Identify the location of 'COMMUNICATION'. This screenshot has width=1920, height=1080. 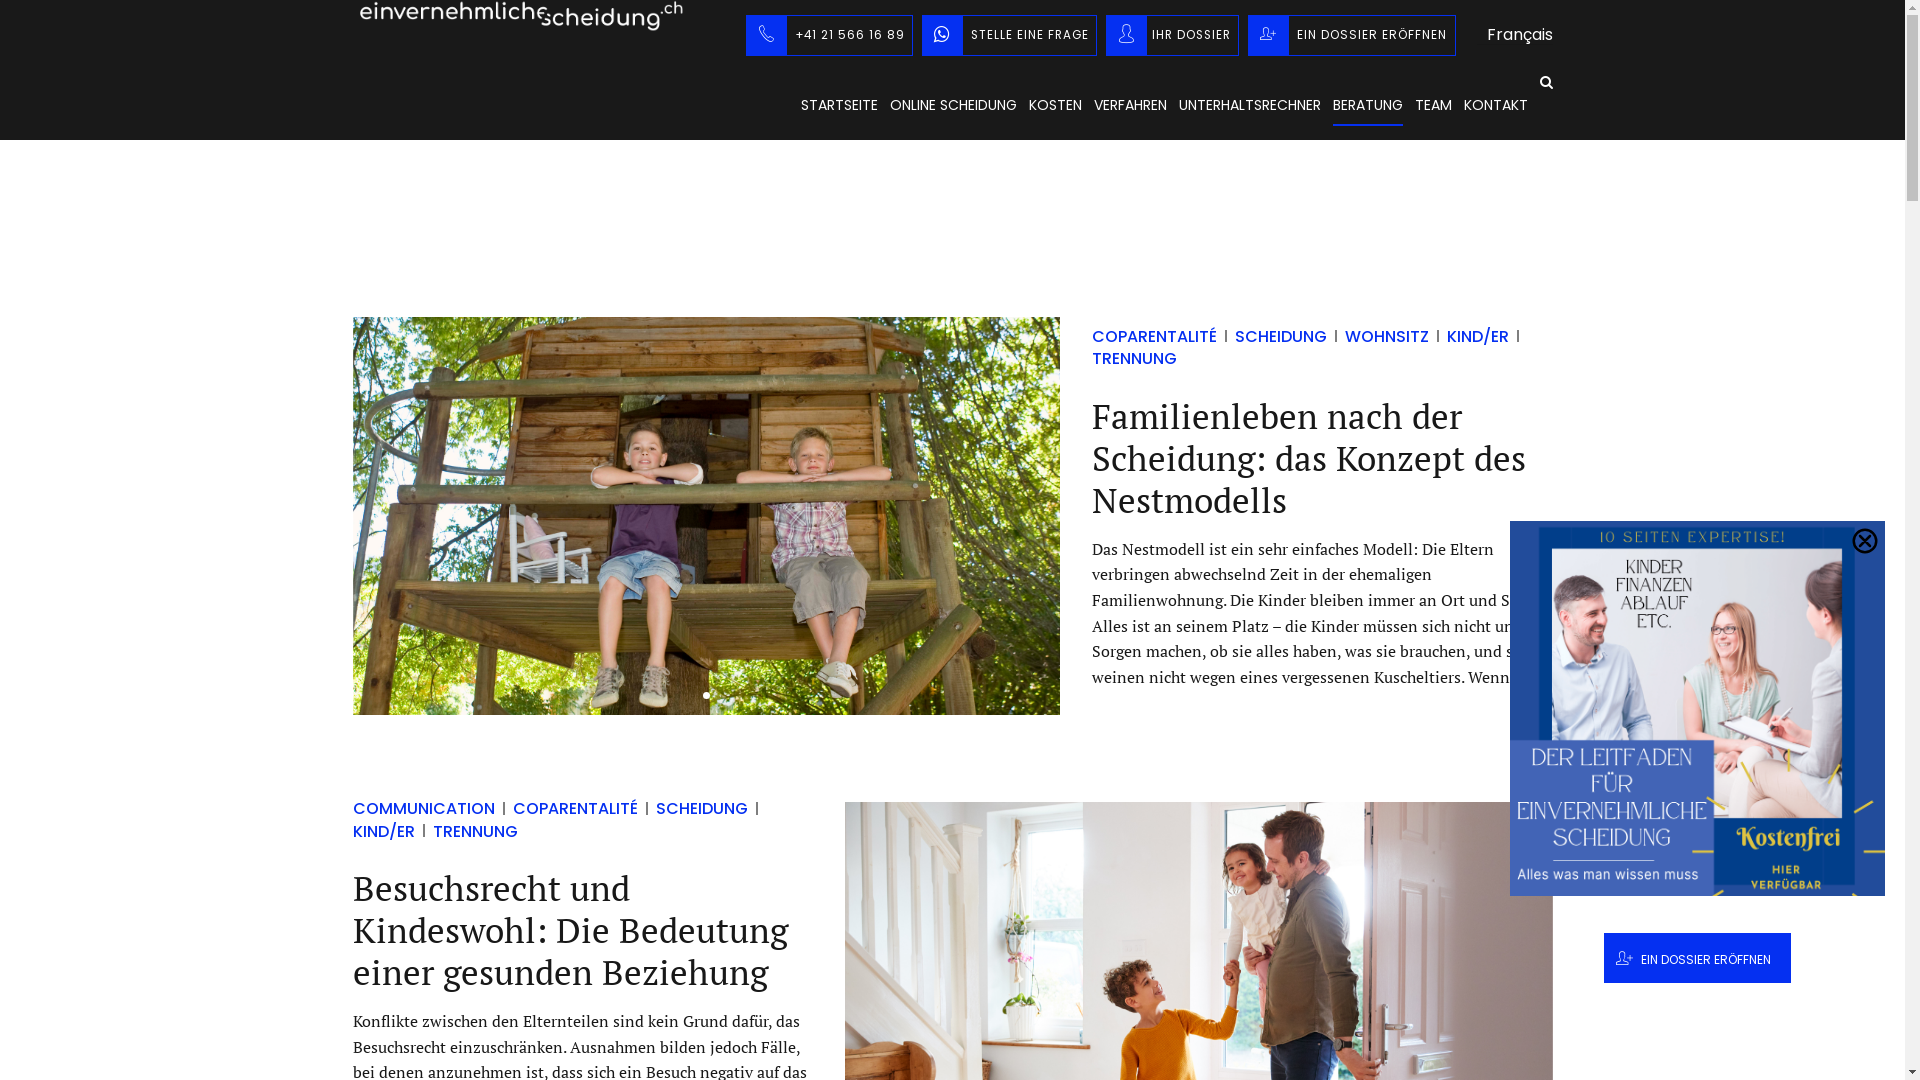
(422, 807).